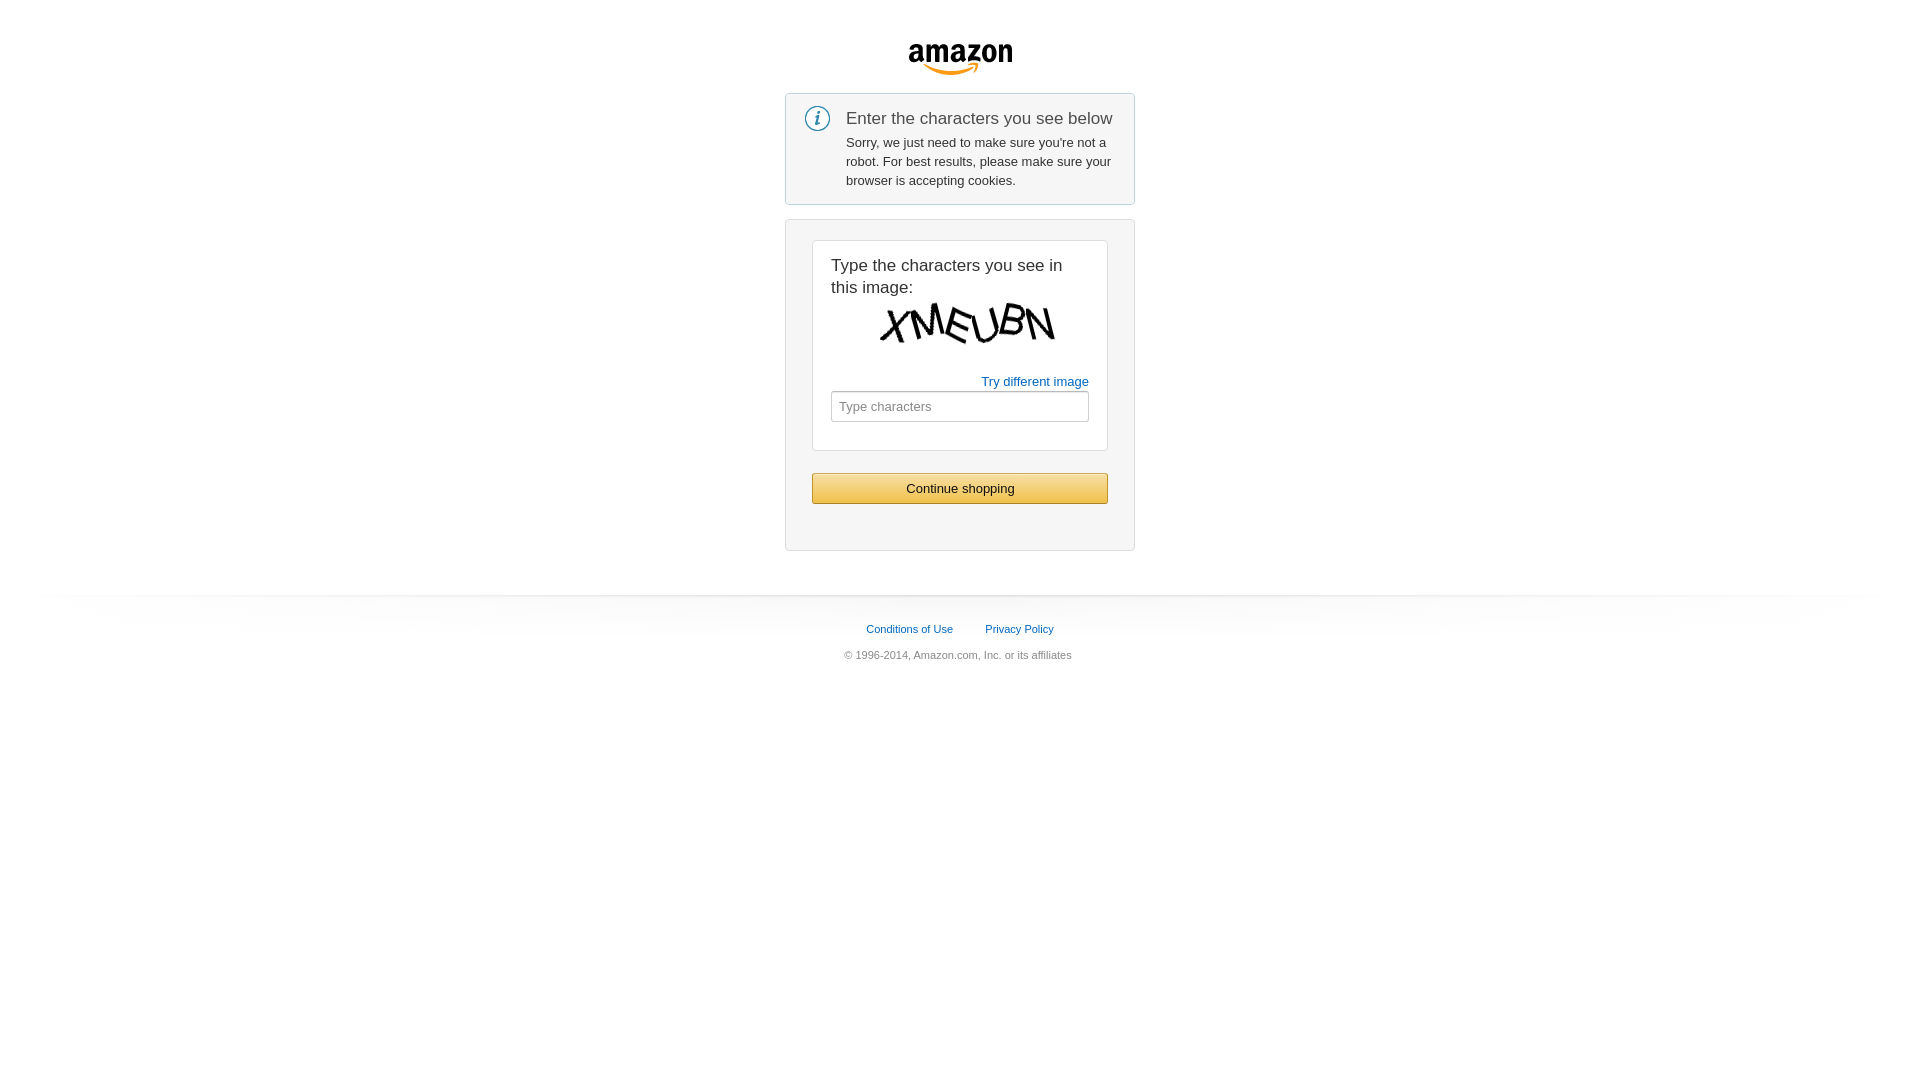 This screenshot has height=1080, width=1920. What do you see at coordinates (908, 627) in the screenshot?
I see `'Conditions of Use'` at bounding box center [908, 627].